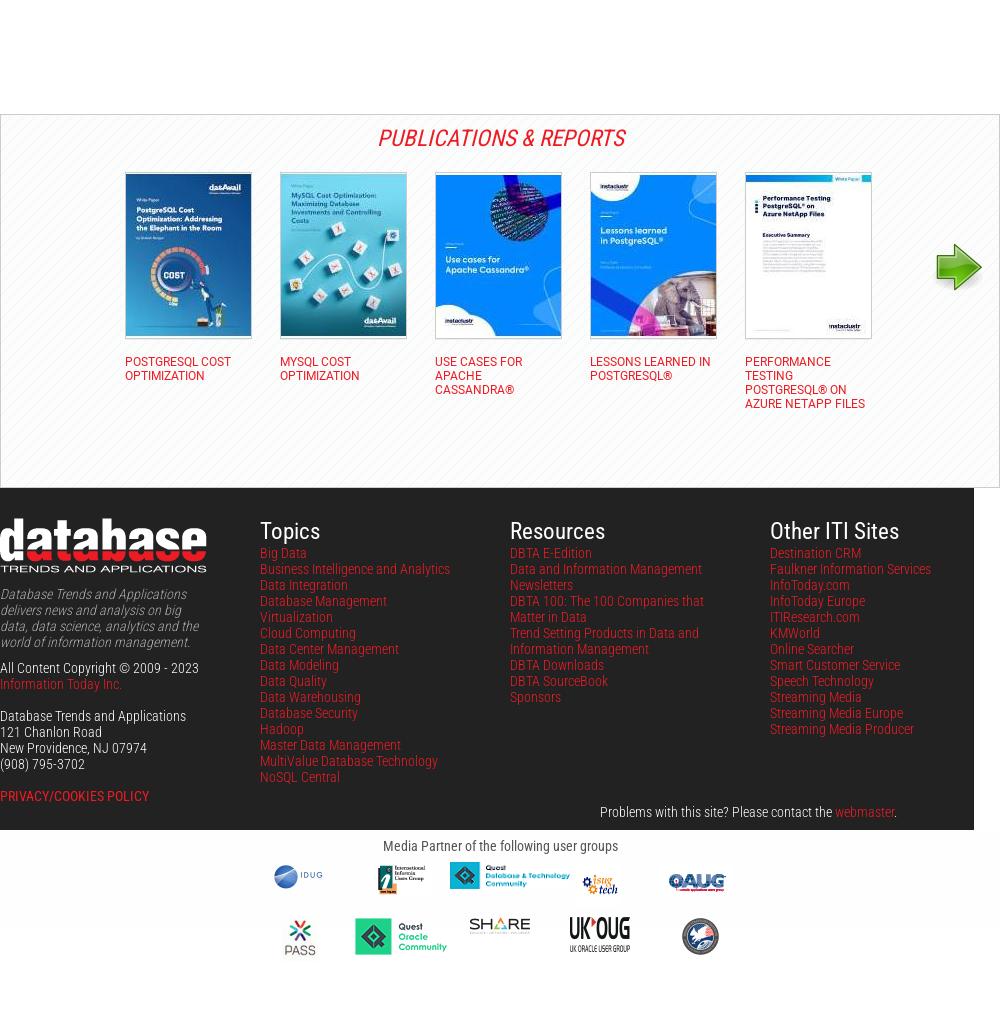 Image resolution: width=1002 pixels, height=1014 pixels. What do you see at coordinates (811, 648) in the screenshot?
I see `'Online Searcher'` at bounding box center [811, 648].